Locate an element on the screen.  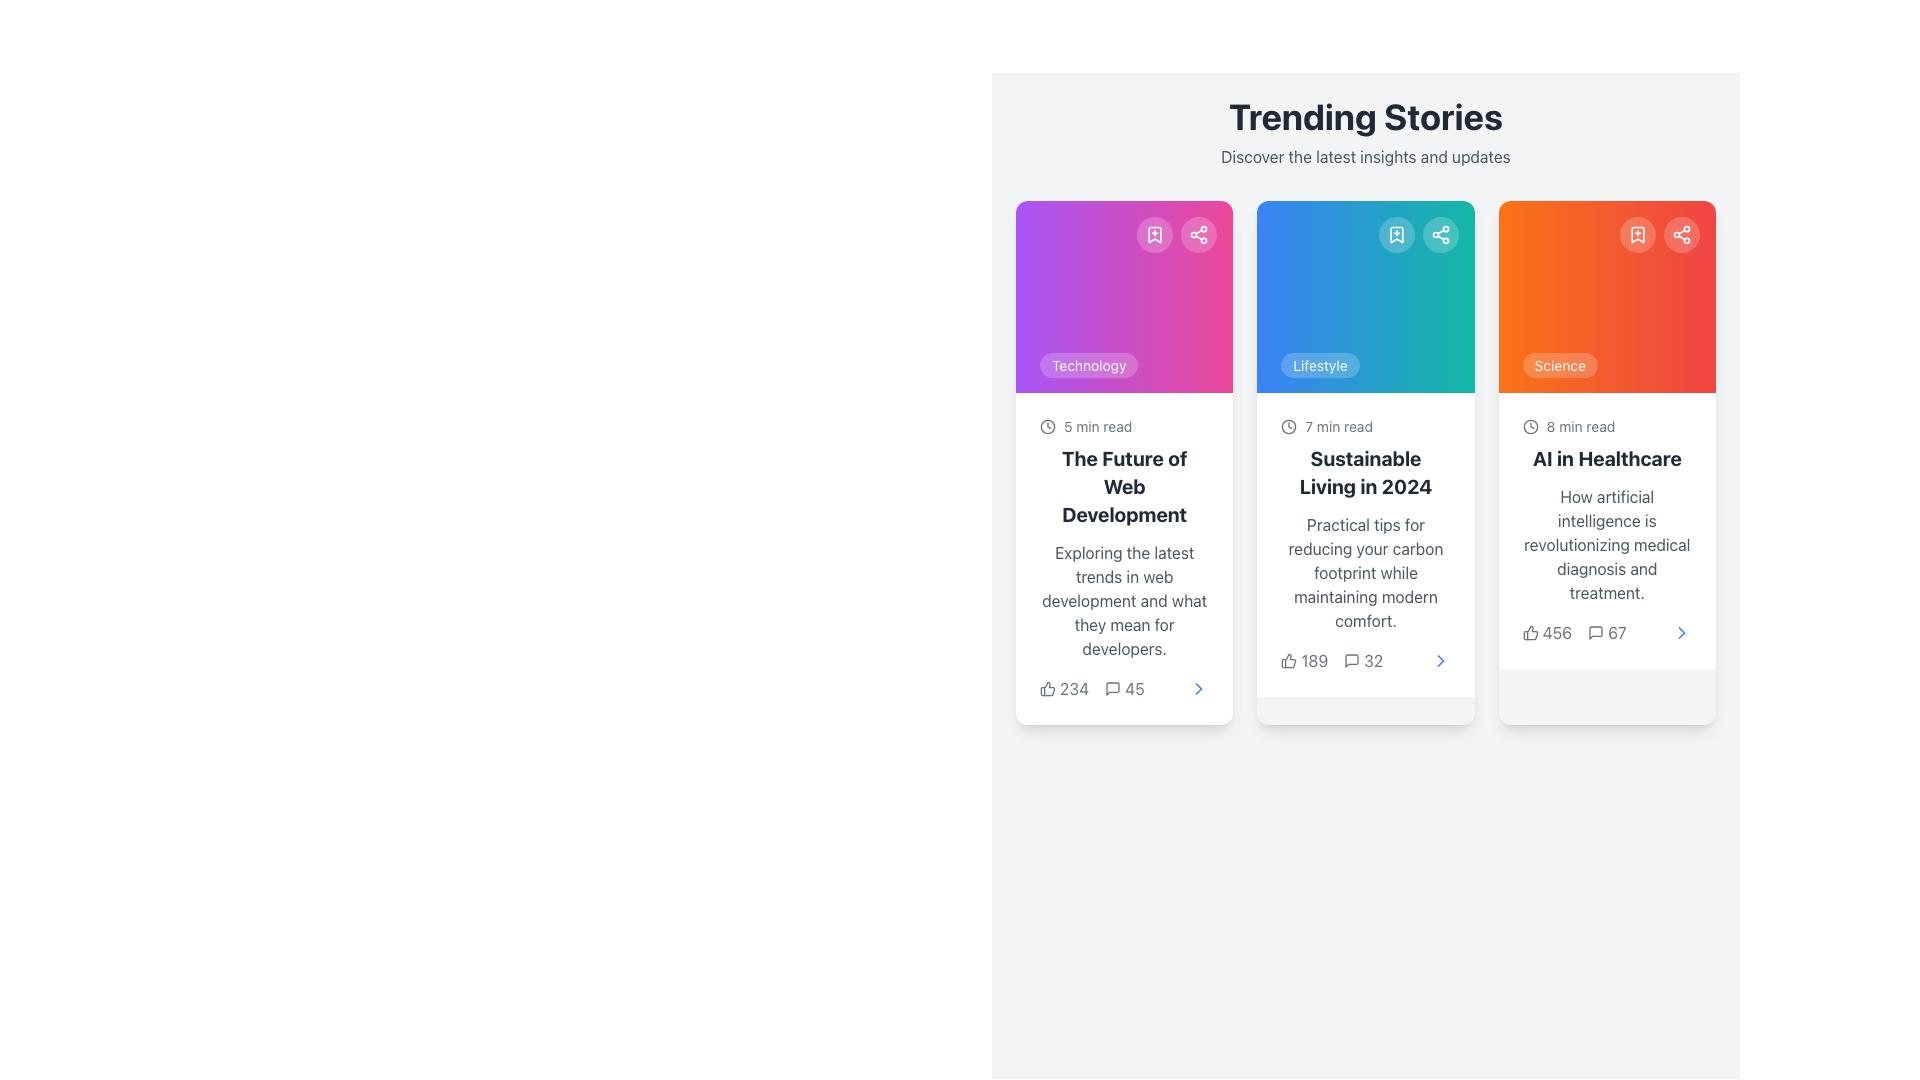
the third card in the 'Trending Stories' section that serves as a summary preview for an article about artificial intelligence in healthcare is located at coordinates (1607, 530).